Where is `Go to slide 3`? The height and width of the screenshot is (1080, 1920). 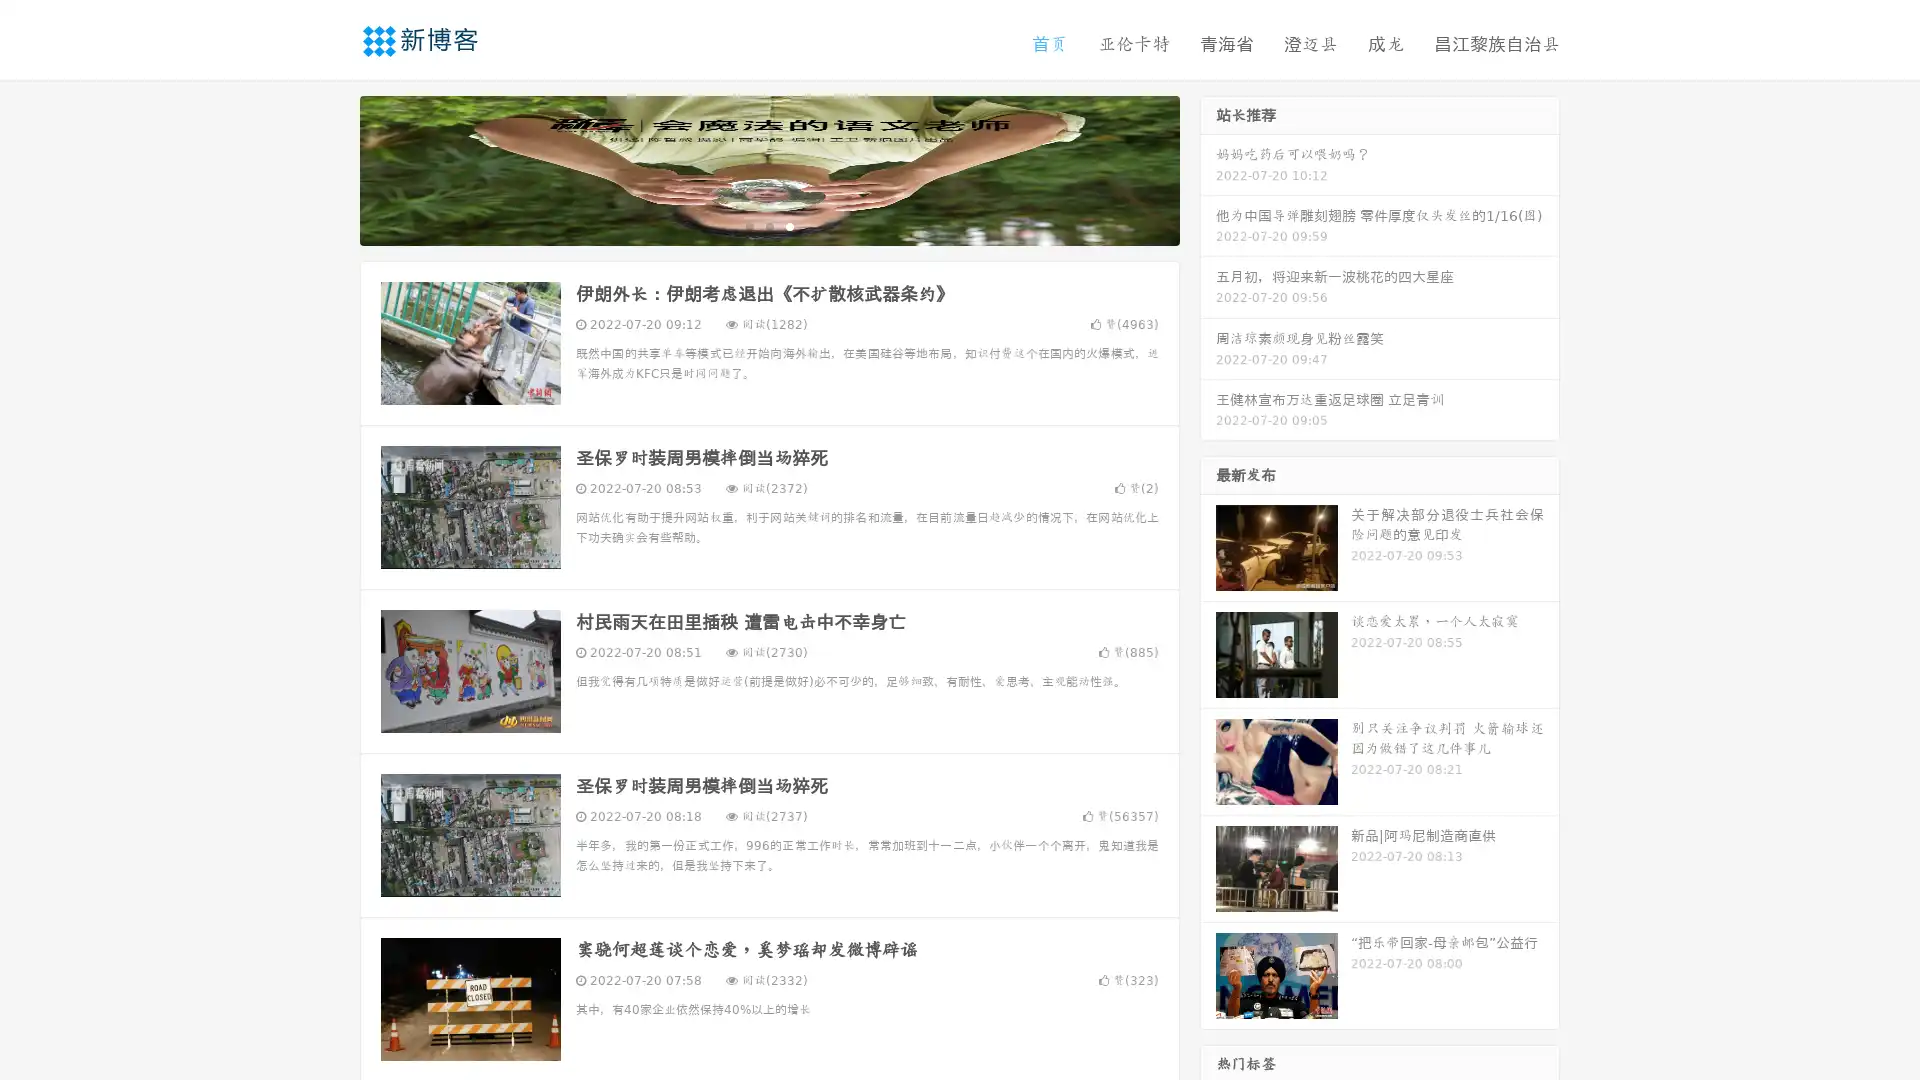
Go to slide 3 is located at coordinates (789, 225).